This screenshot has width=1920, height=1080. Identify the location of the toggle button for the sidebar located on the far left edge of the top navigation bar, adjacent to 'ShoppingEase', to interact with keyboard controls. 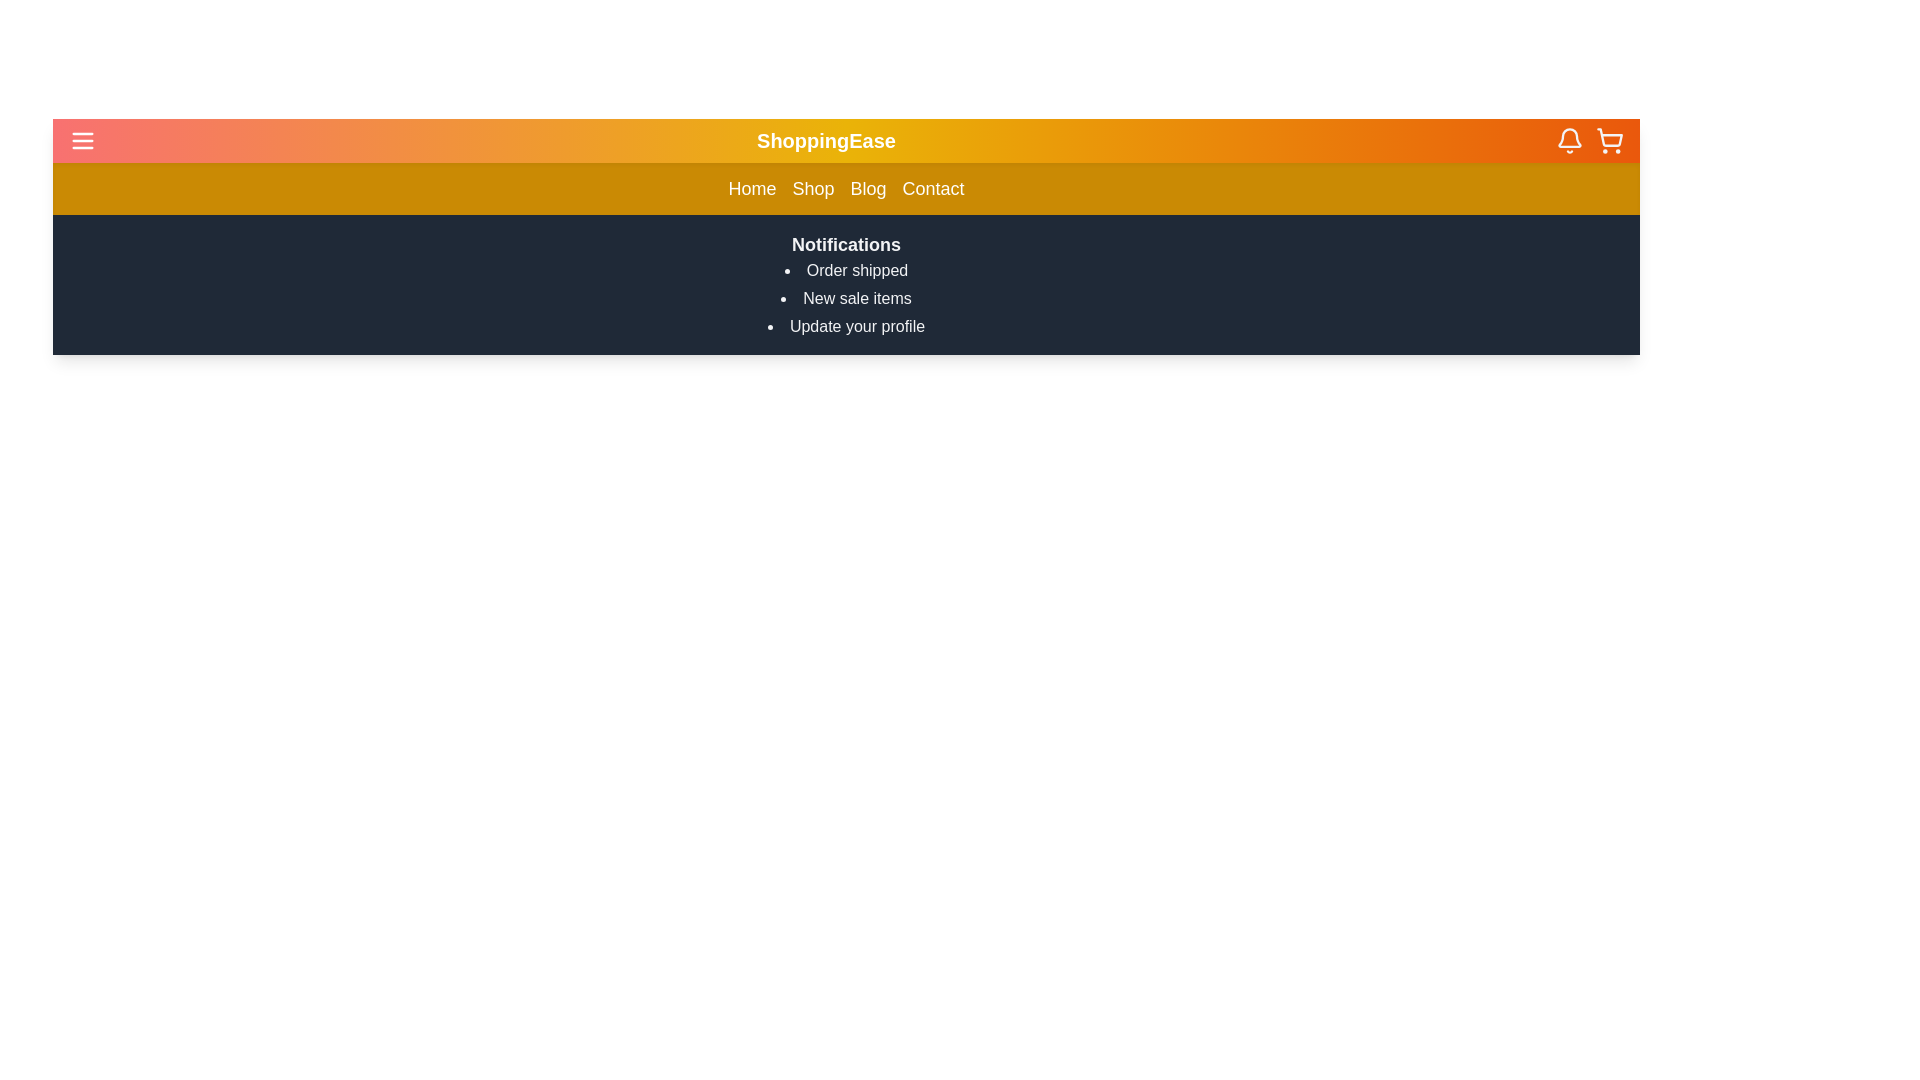
(81, 140).